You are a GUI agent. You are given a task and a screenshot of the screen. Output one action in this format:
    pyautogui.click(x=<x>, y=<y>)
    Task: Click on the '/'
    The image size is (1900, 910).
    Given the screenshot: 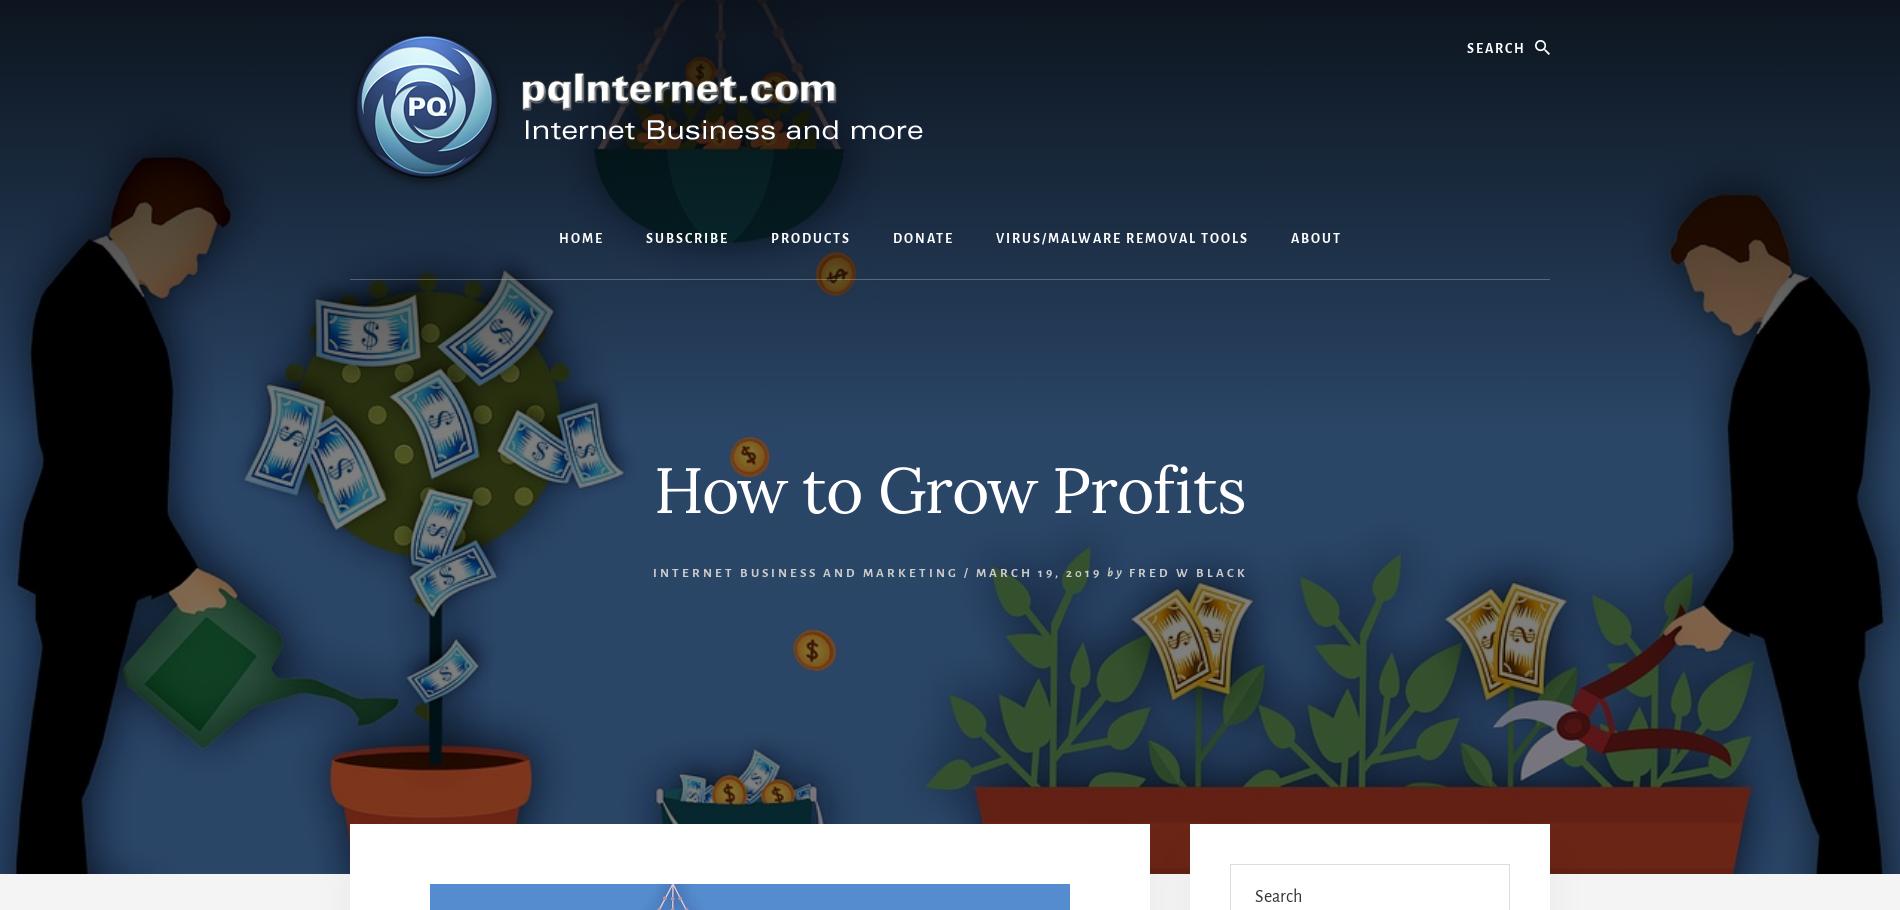 What is the action you would take?
    pyautogui.click(x=964, y=572)
    